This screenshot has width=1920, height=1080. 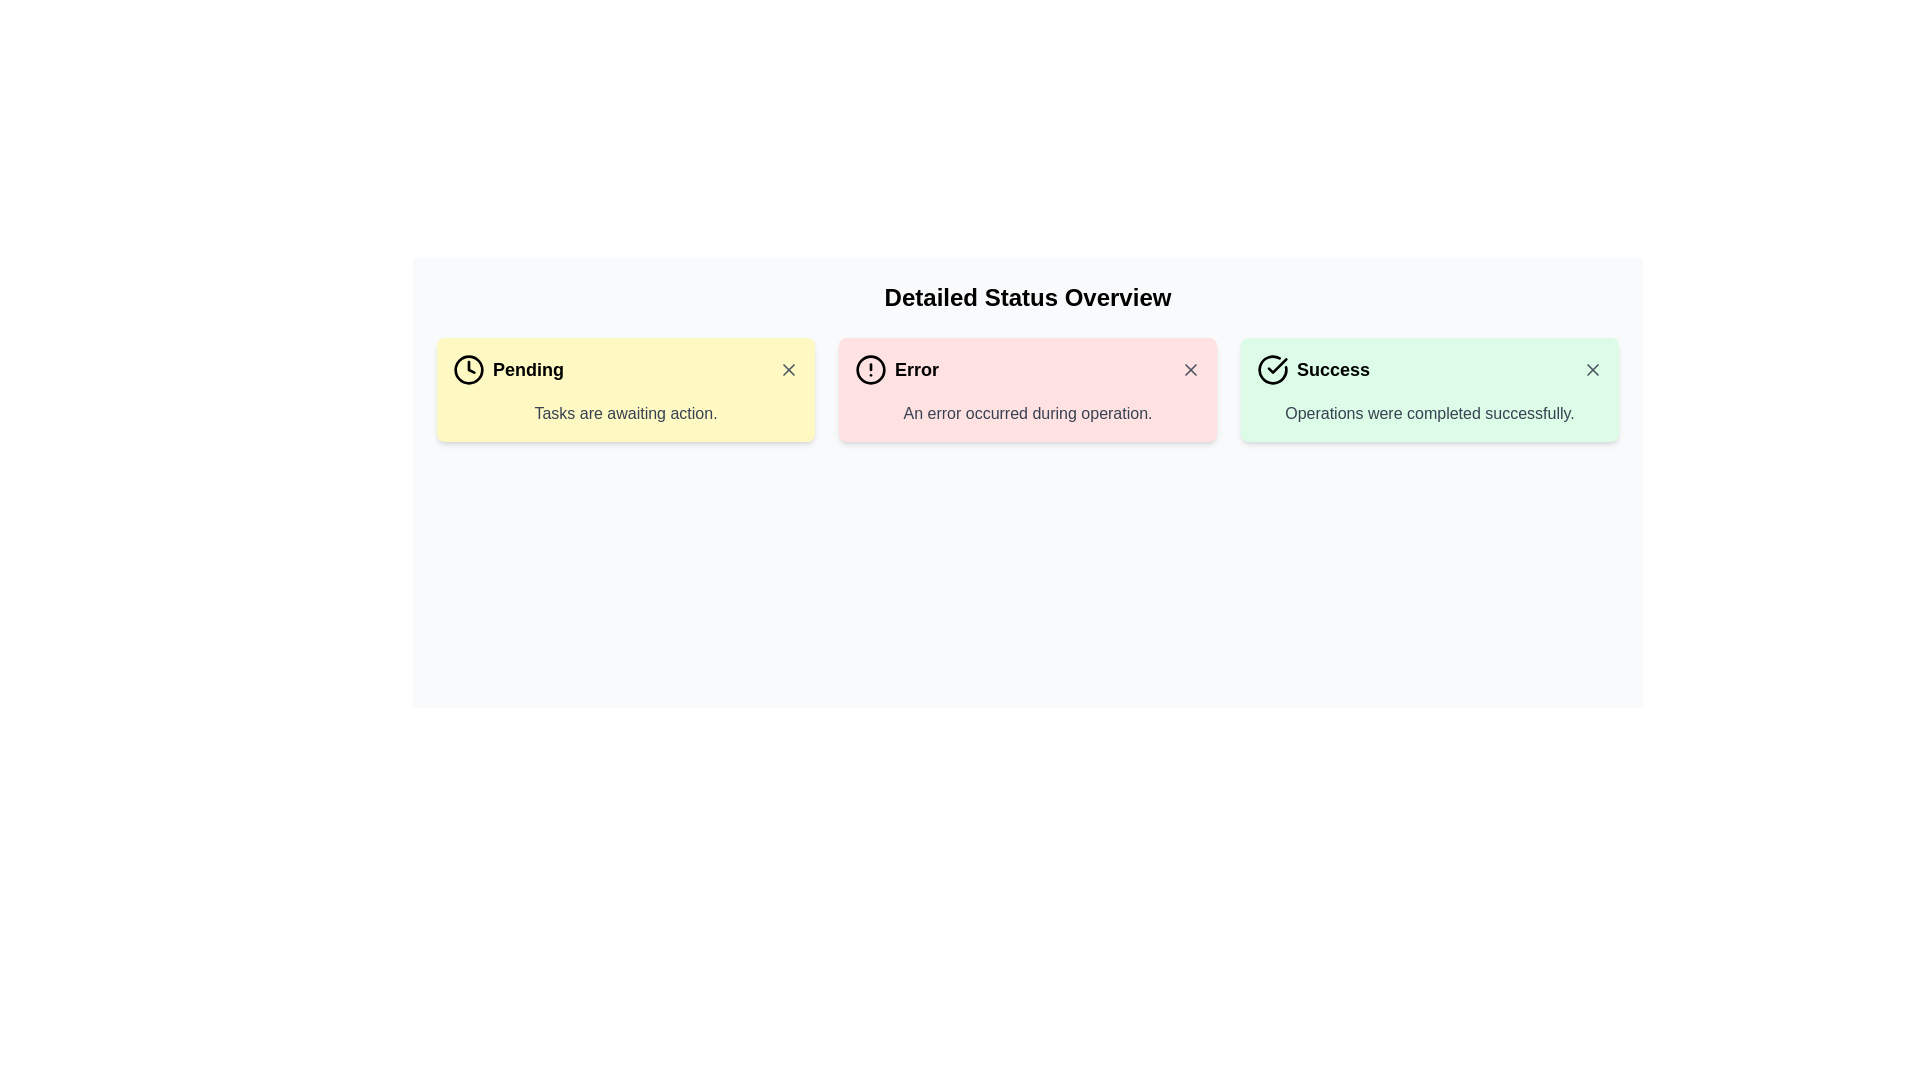 I want to click on the text display element that shows 'Tasks are awaiting action.' within the 'Pending' notification box, so click(x=624, y=412).